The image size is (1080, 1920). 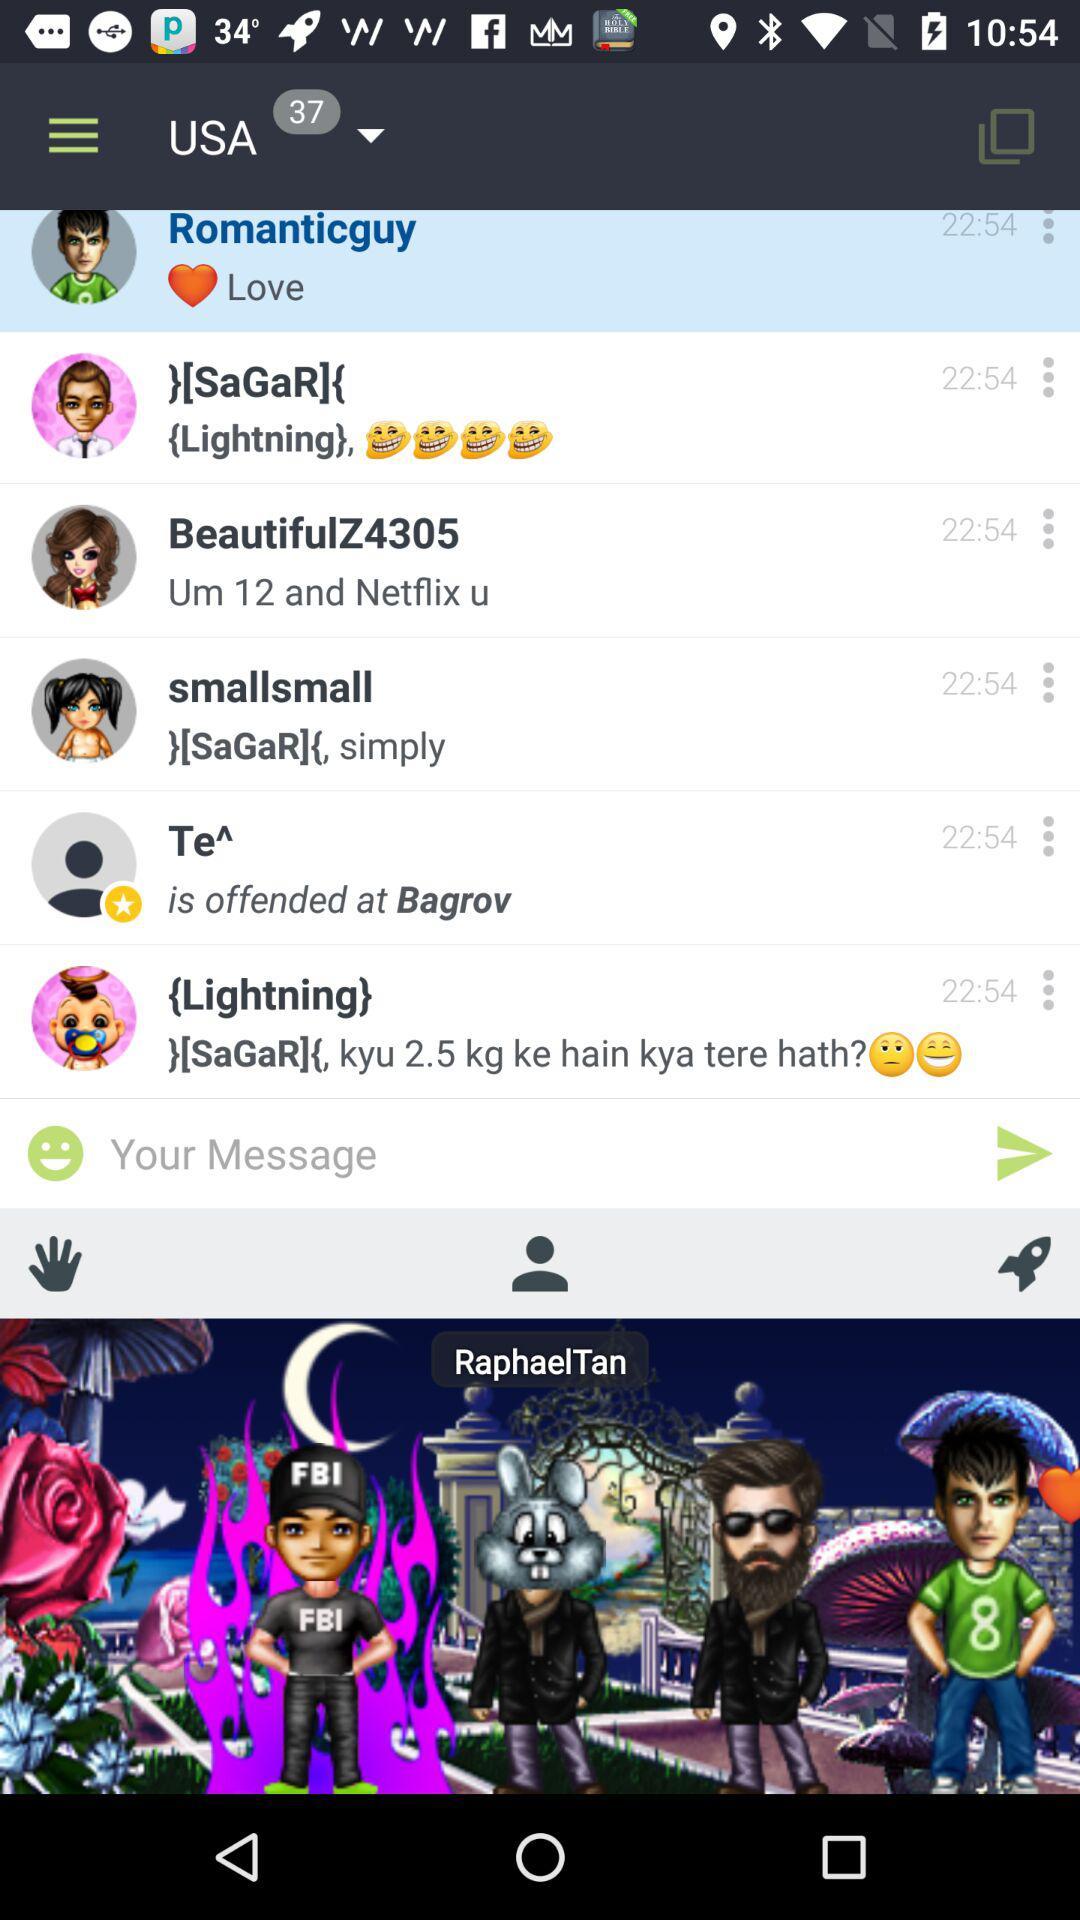 I want to click on more options, so click(x=1047, y=232).